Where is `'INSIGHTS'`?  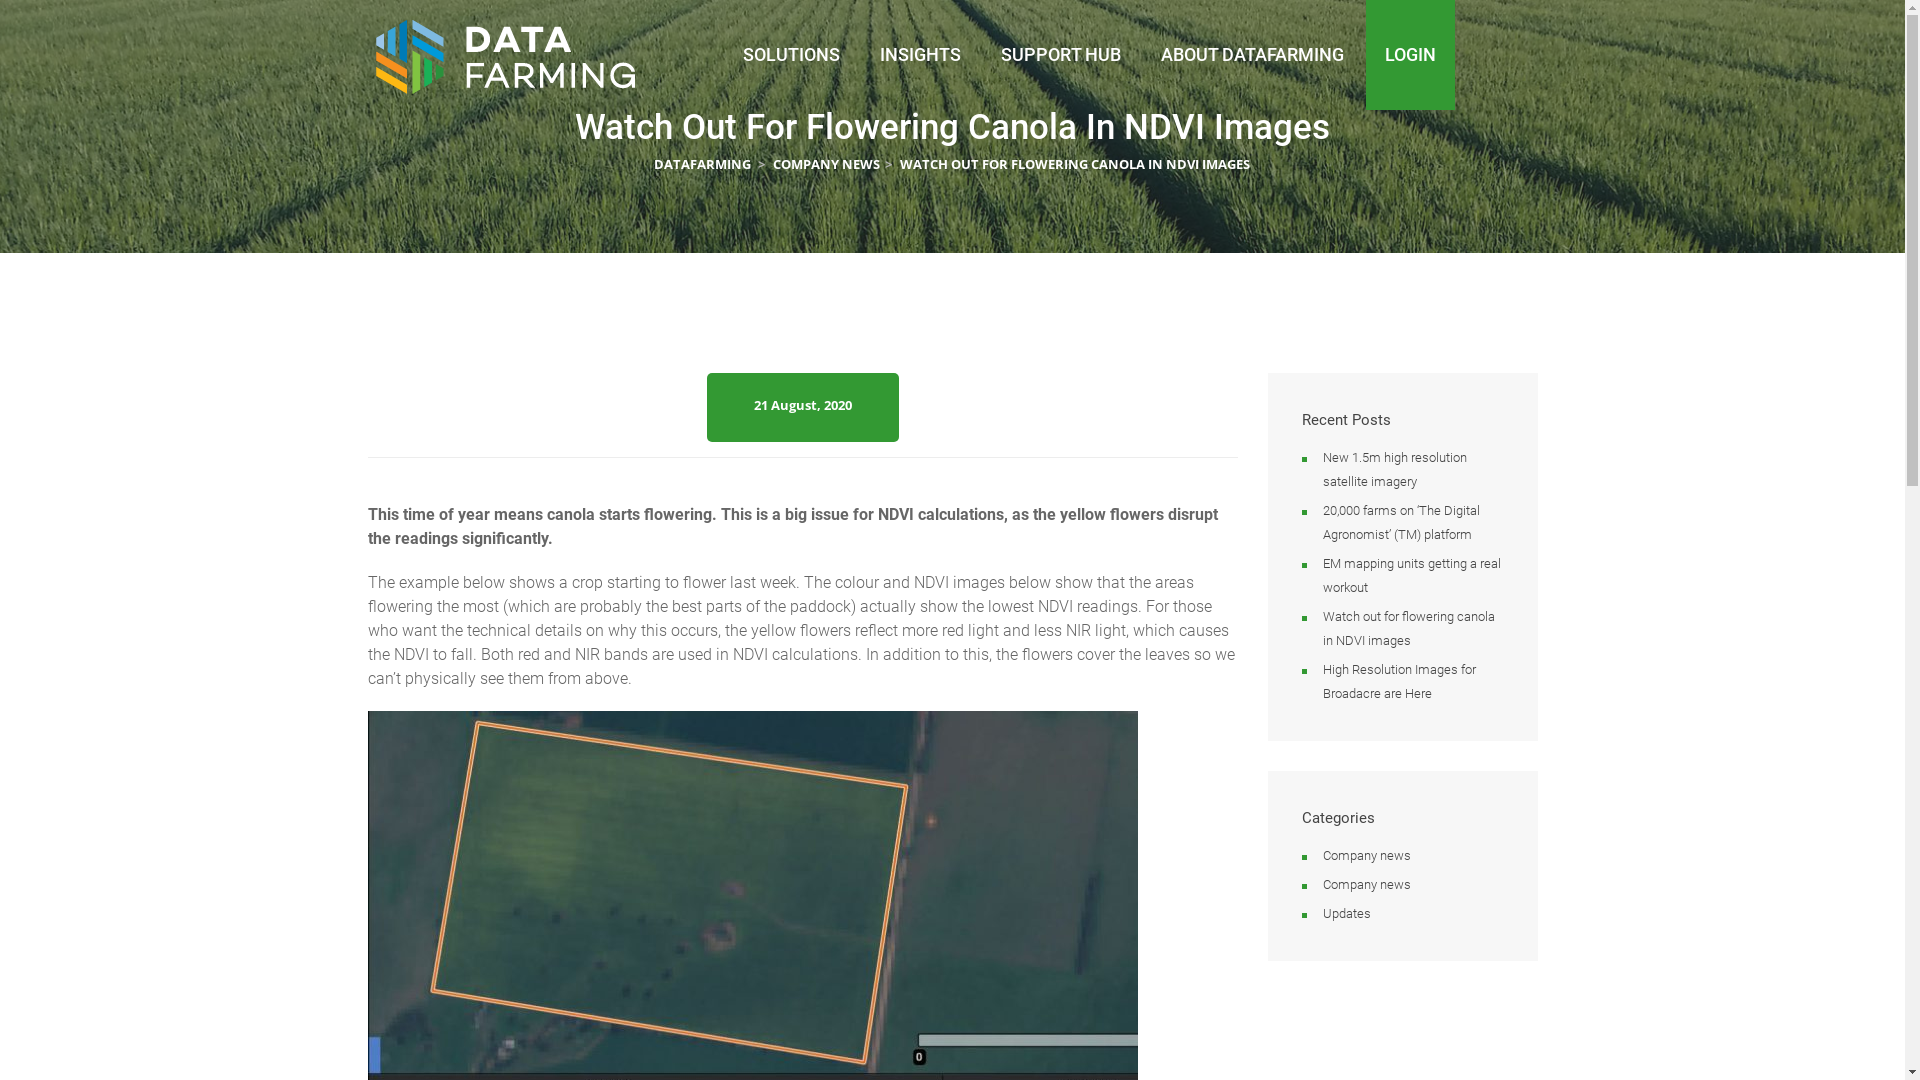
'INSIGHTS' is located at coordinates (919, 53).